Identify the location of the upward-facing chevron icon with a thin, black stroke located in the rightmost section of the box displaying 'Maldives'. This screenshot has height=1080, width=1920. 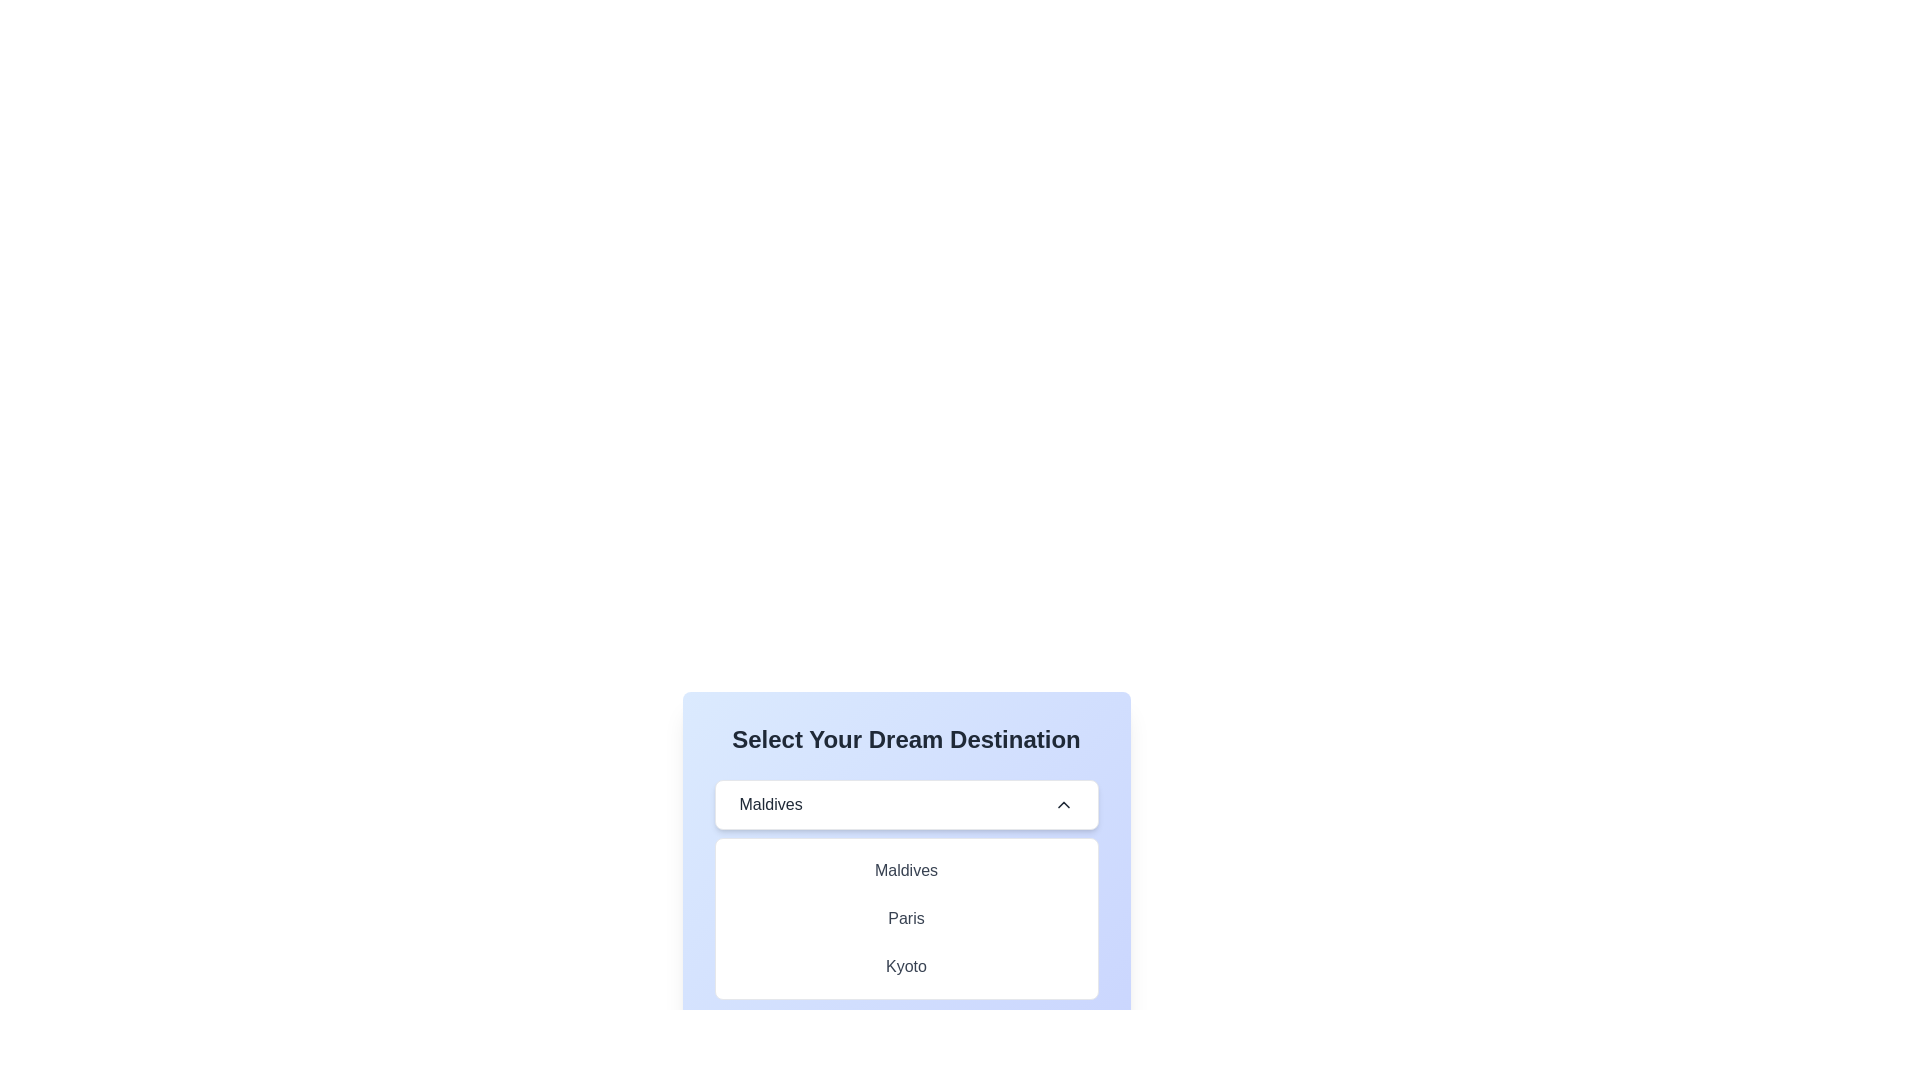
(1062, 804).